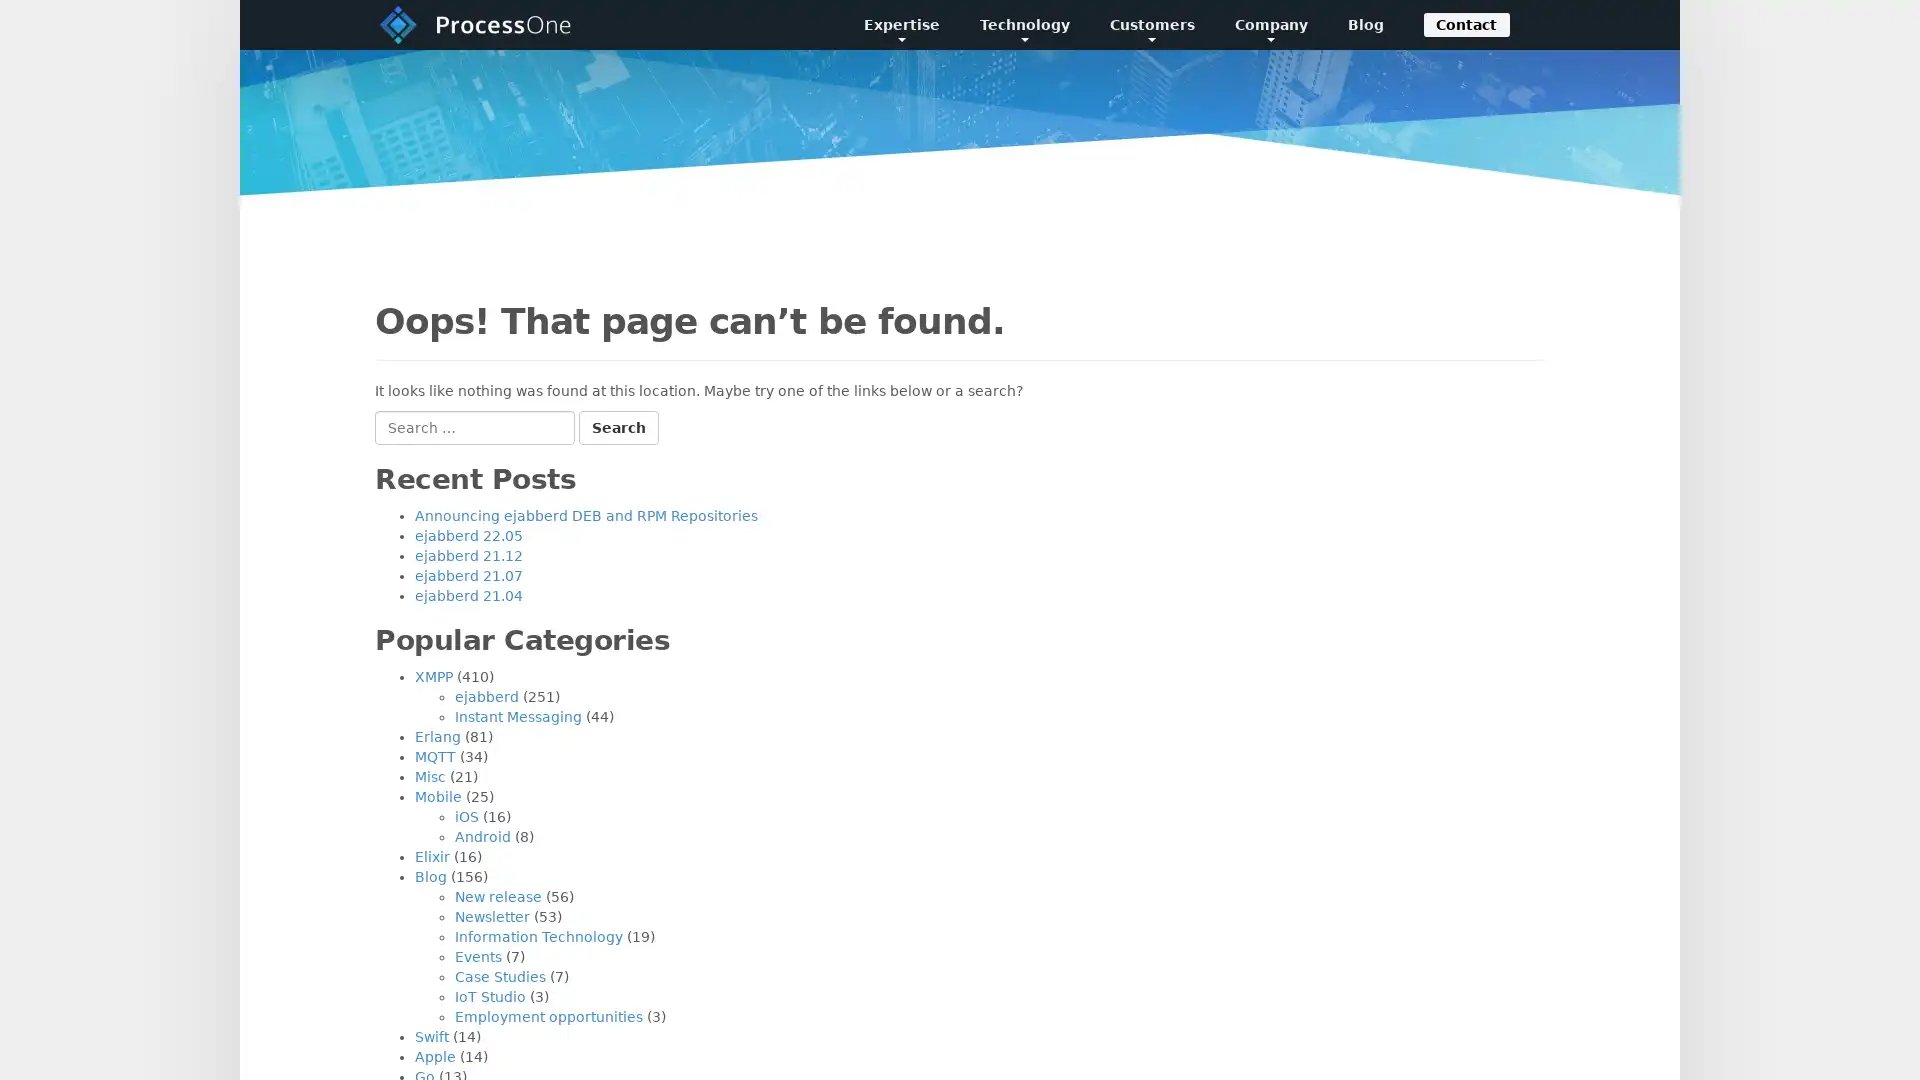 This screenshot has height=1080, width=1920. I want to click on Search, so click(618, 427).